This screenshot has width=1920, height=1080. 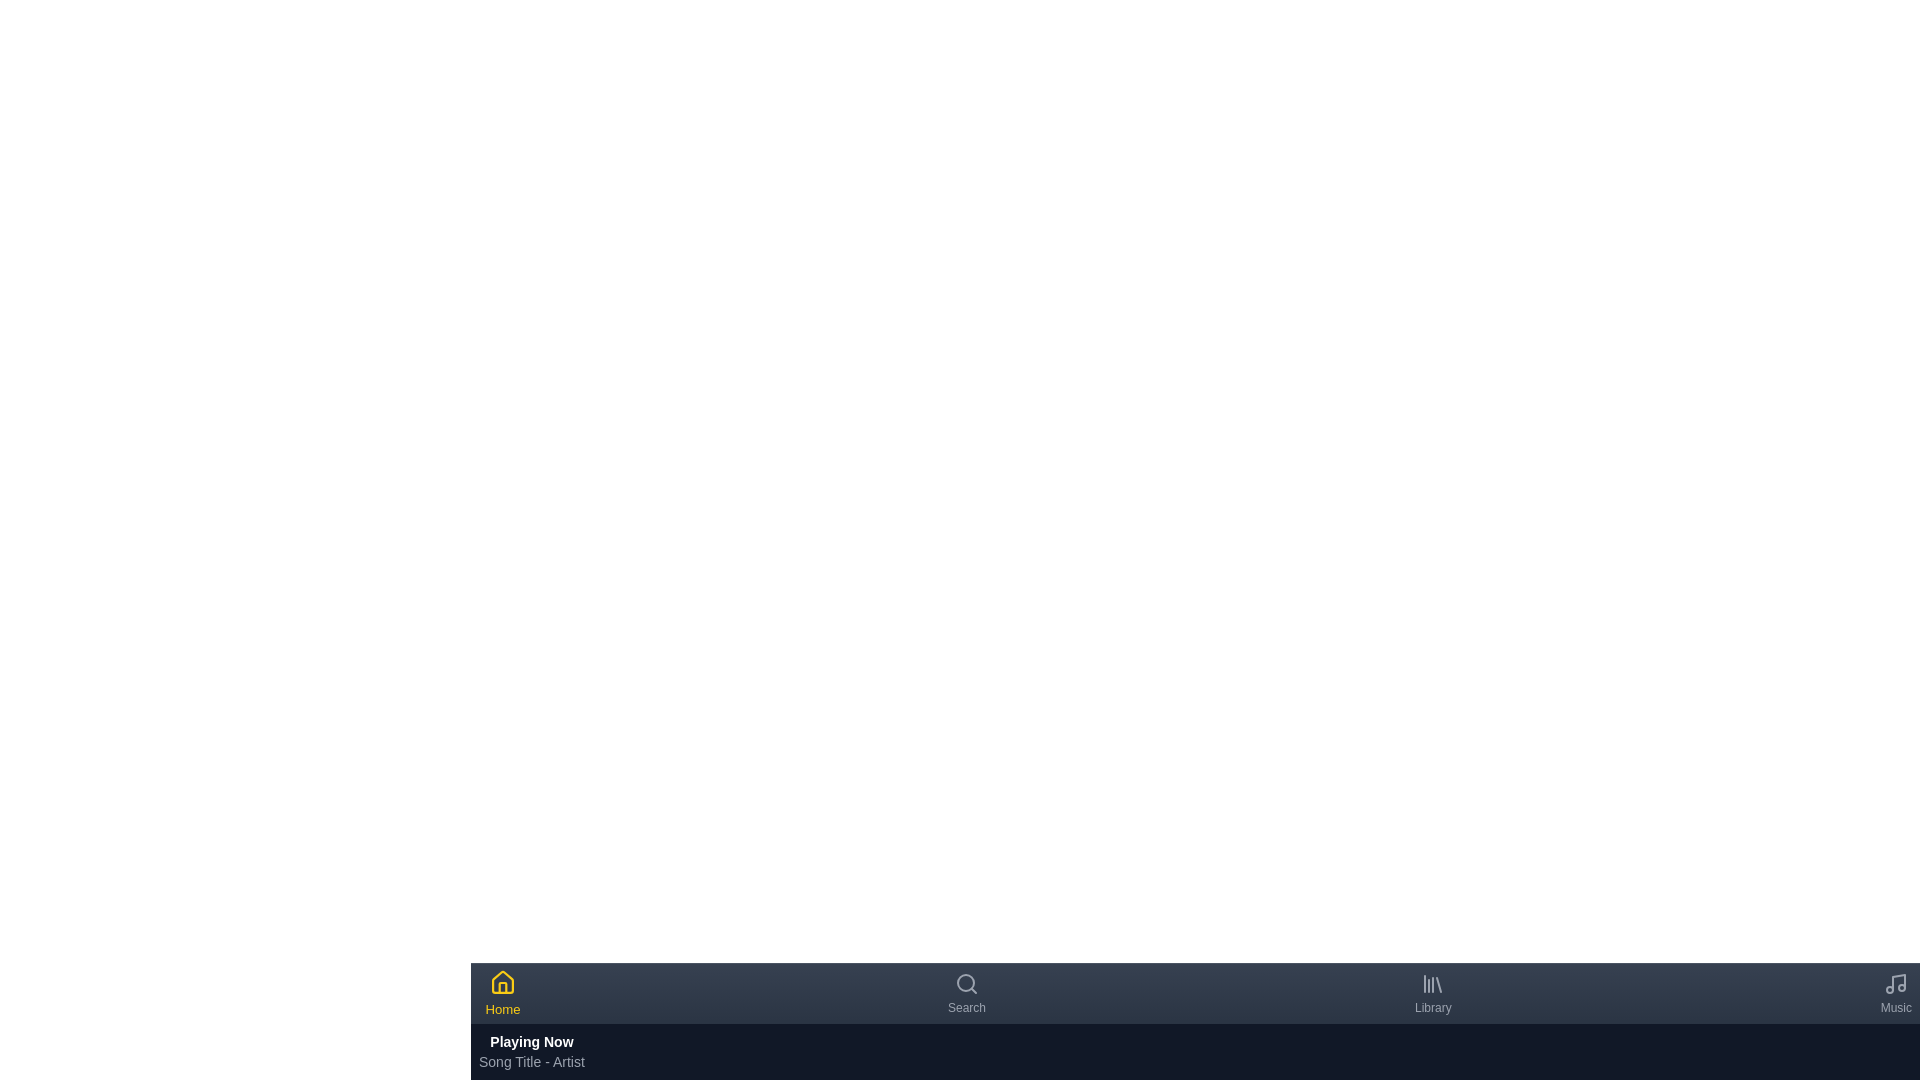 I want to click on the Home navigation tab, so click(x=503, y=994).